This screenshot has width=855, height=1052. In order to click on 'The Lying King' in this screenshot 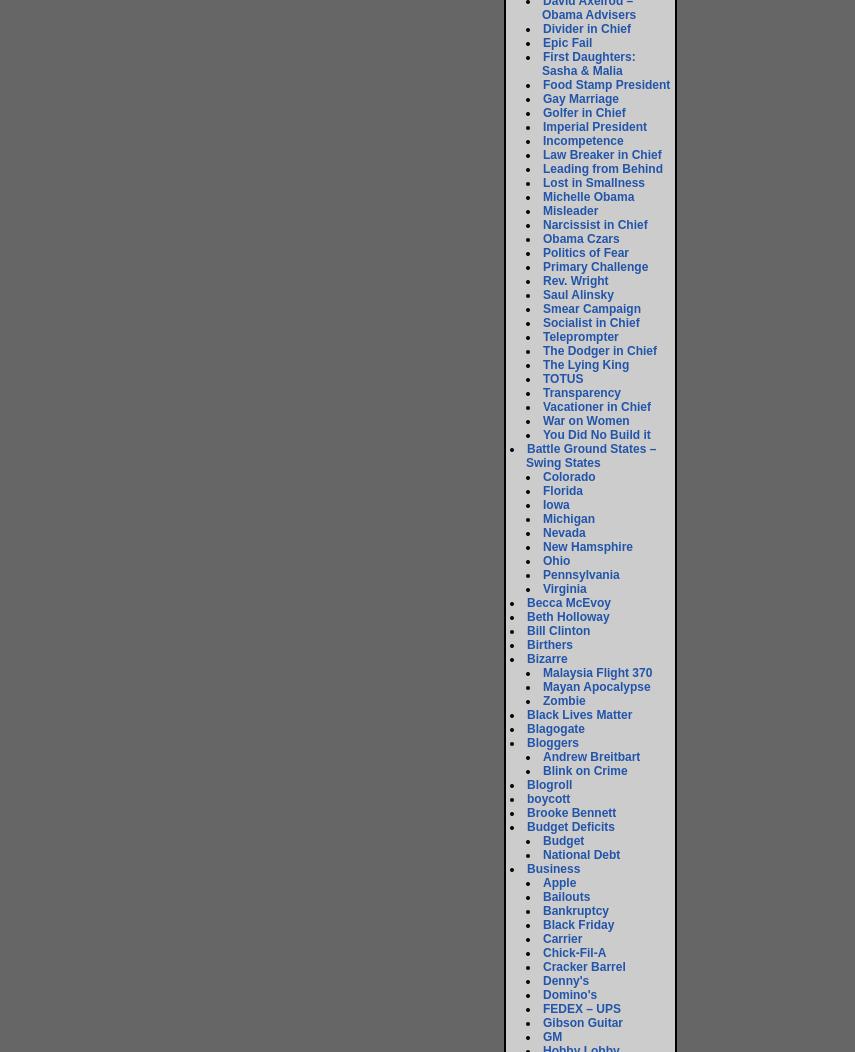, I will do `click(585, 365)`.